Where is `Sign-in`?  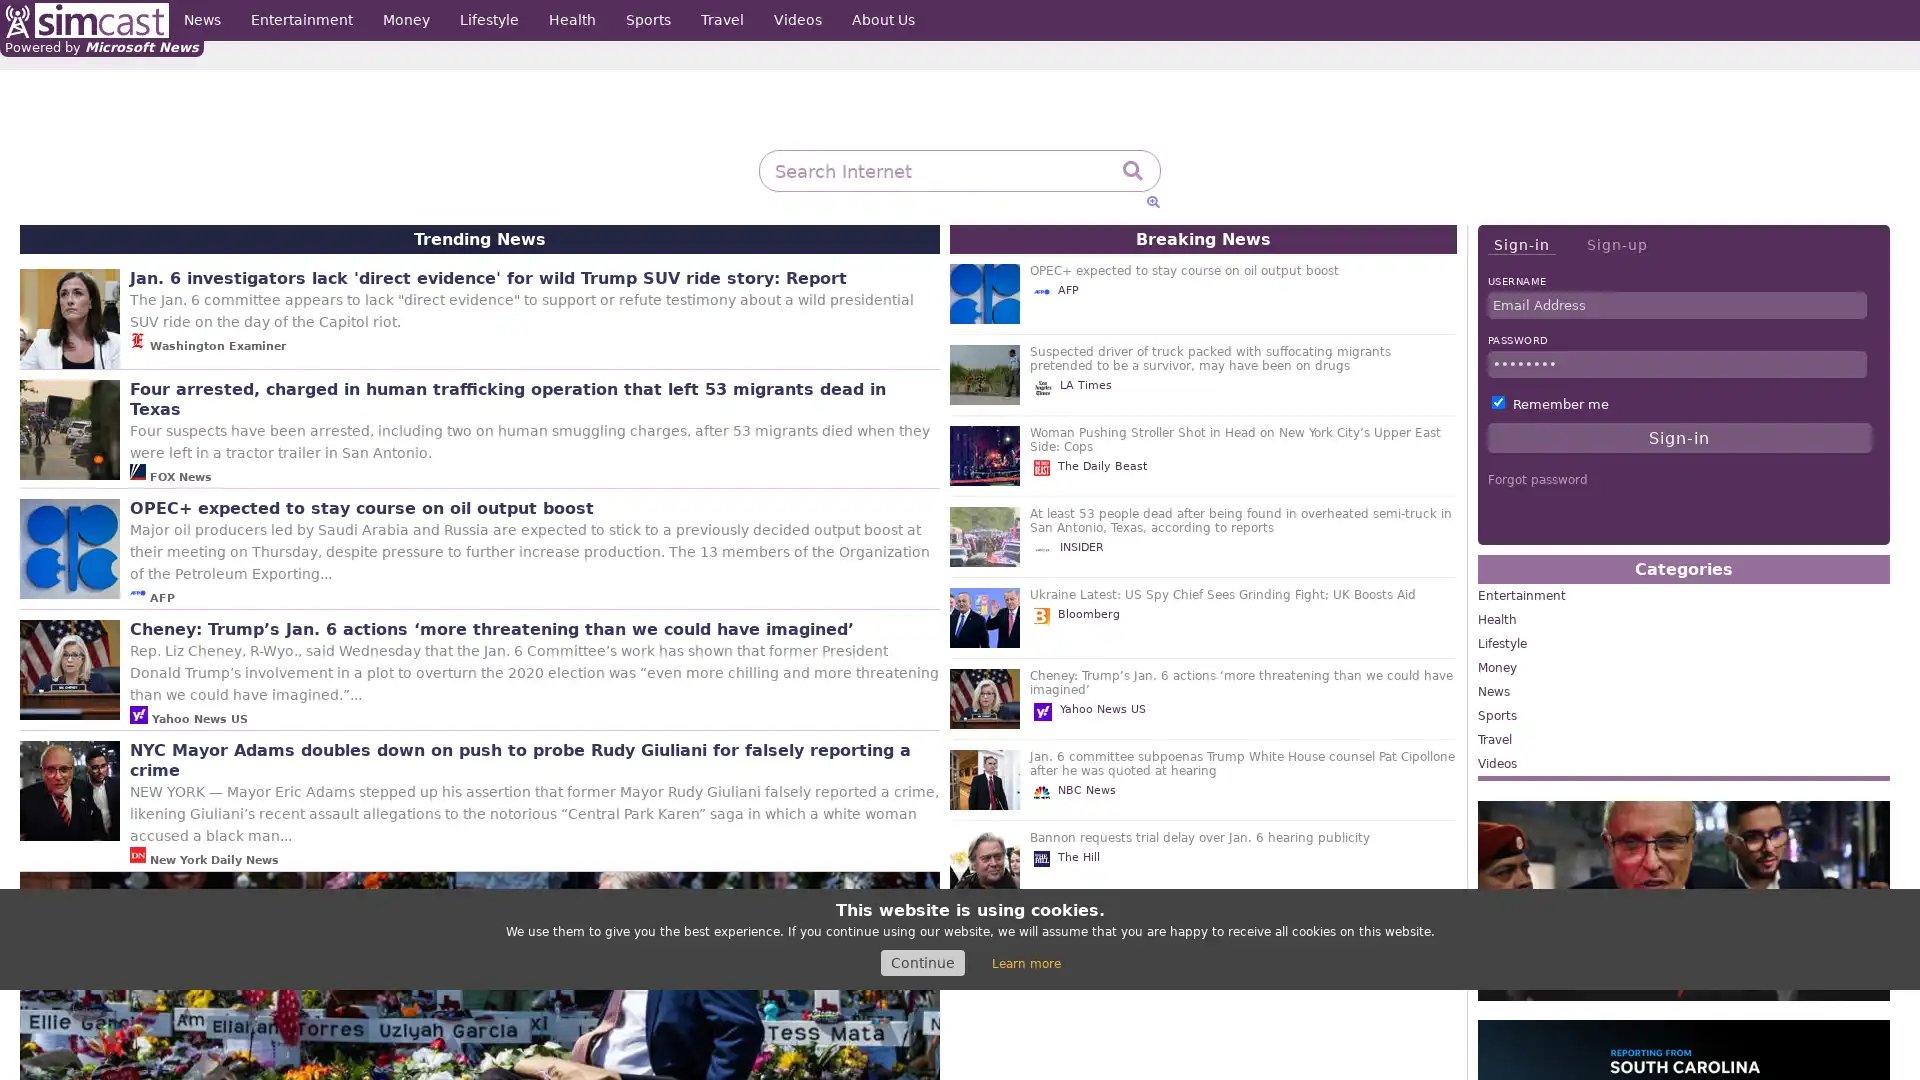 Sign-in is located at coordinates (1679, 437).